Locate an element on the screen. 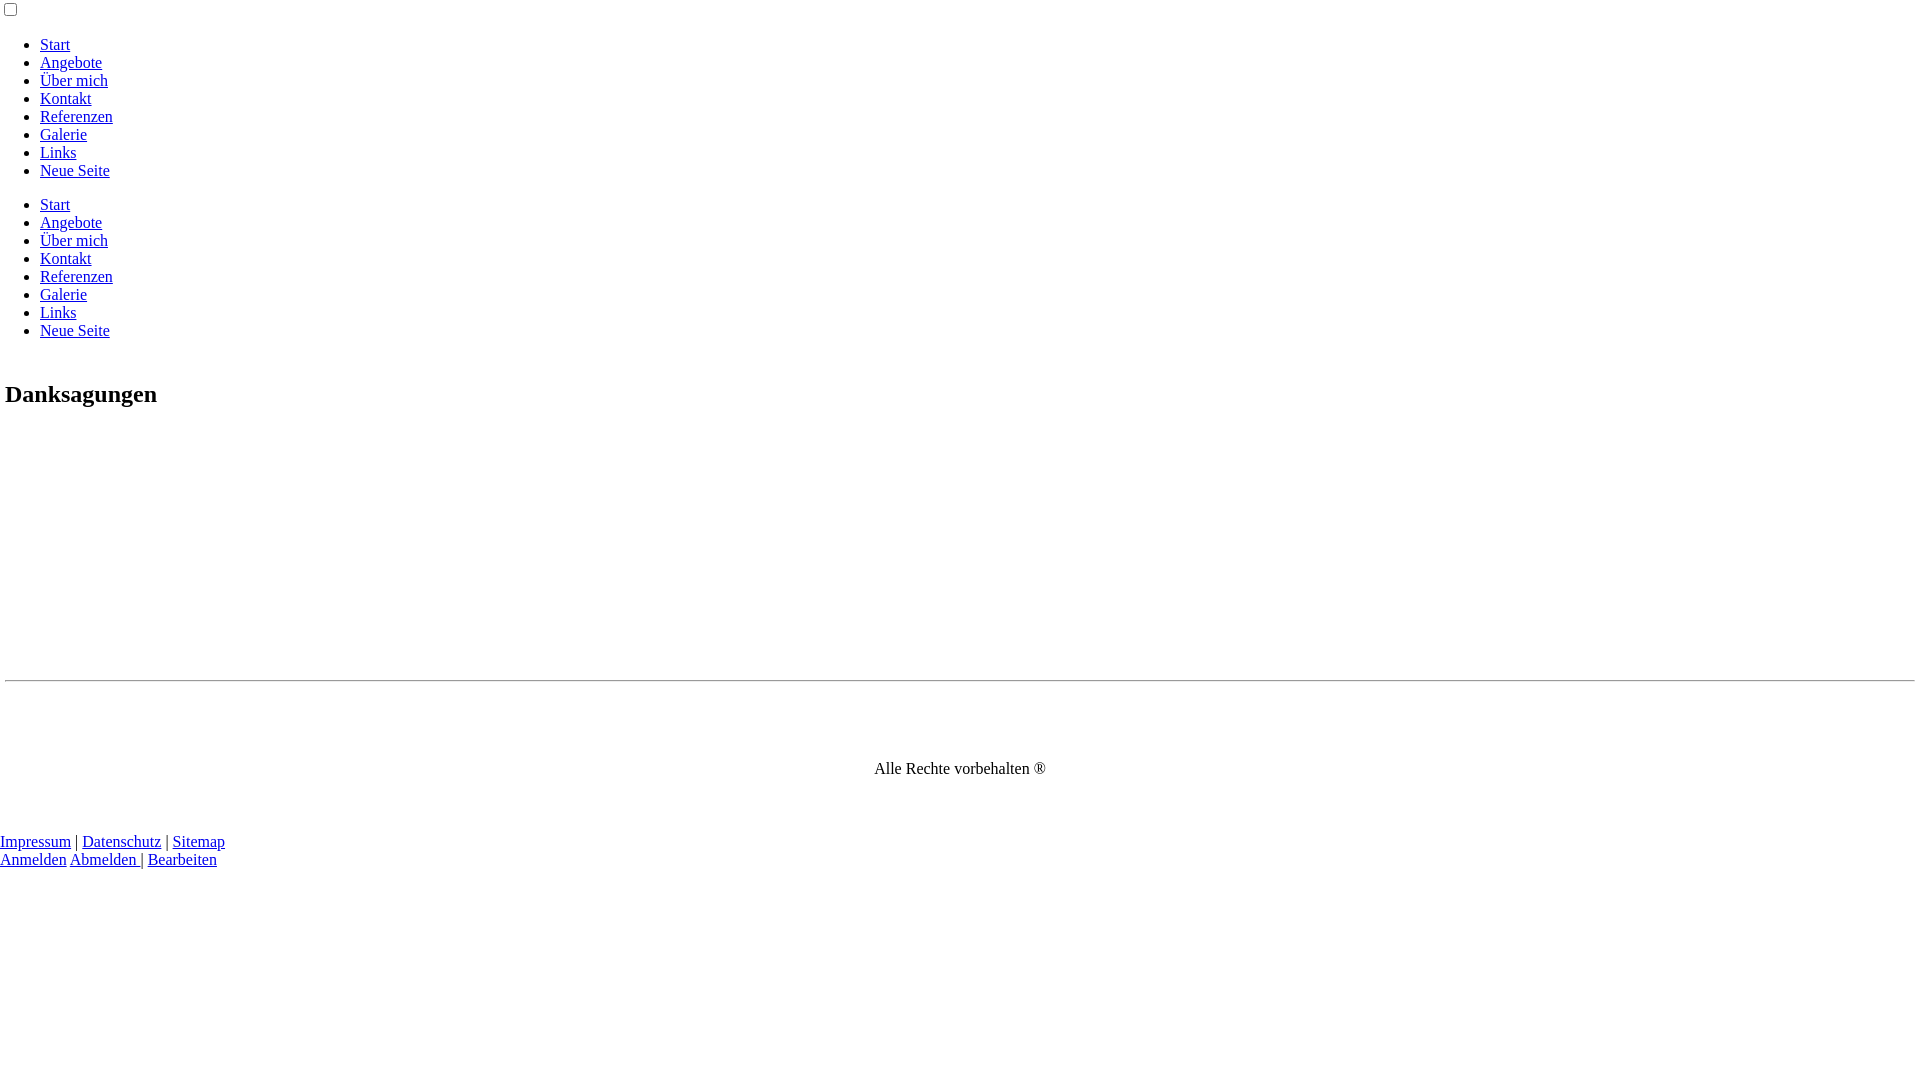 The height and width of the screenshot is (1080, 1920). 'Start' is located at coordinates (54, 204).